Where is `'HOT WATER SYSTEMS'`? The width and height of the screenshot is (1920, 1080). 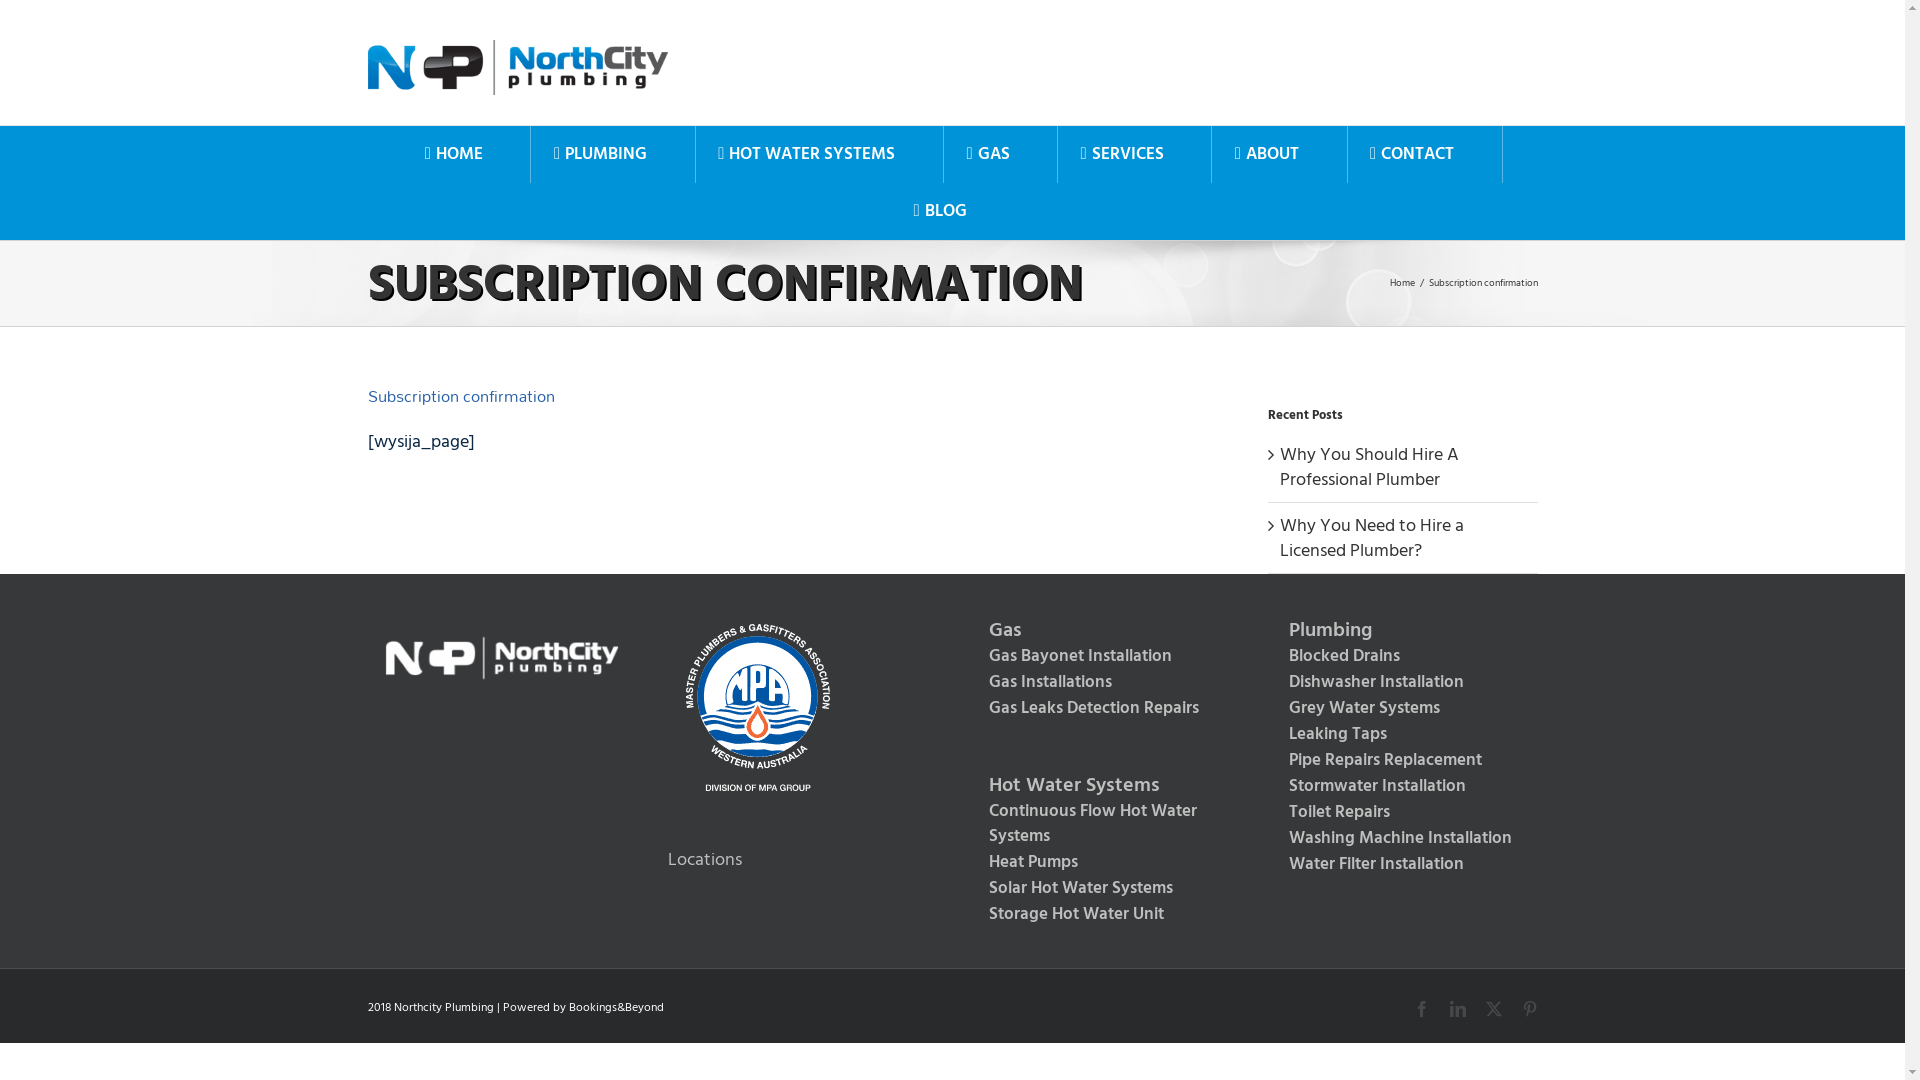 'HOT WATER SYSTEMS' is located at coordinates (696, 153).